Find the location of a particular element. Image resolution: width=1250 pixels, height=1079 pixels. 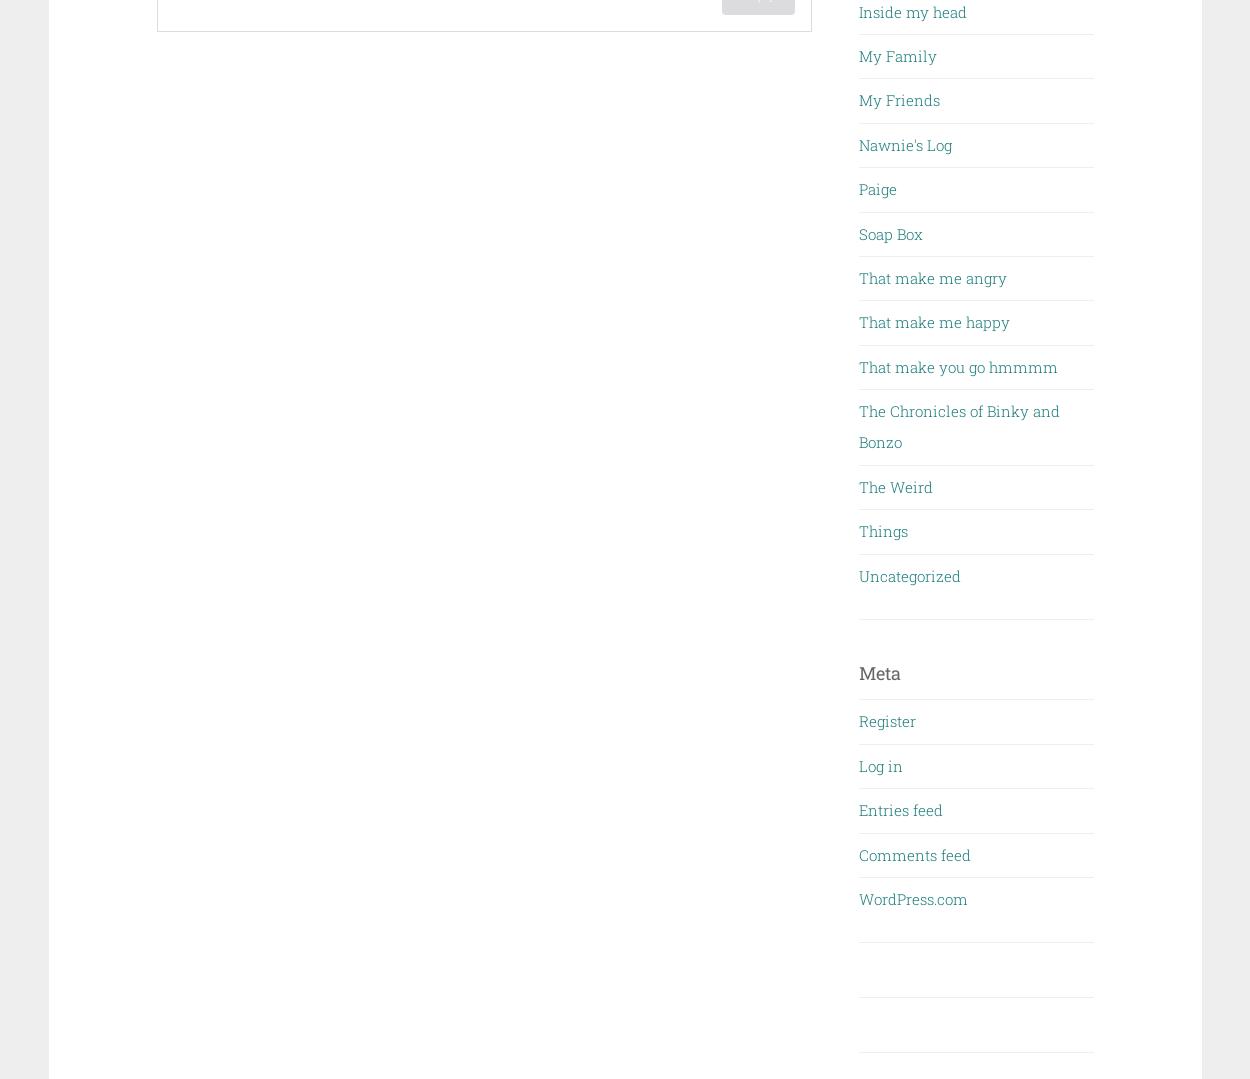

'Entries feed' is located at coordinates (901, 809).